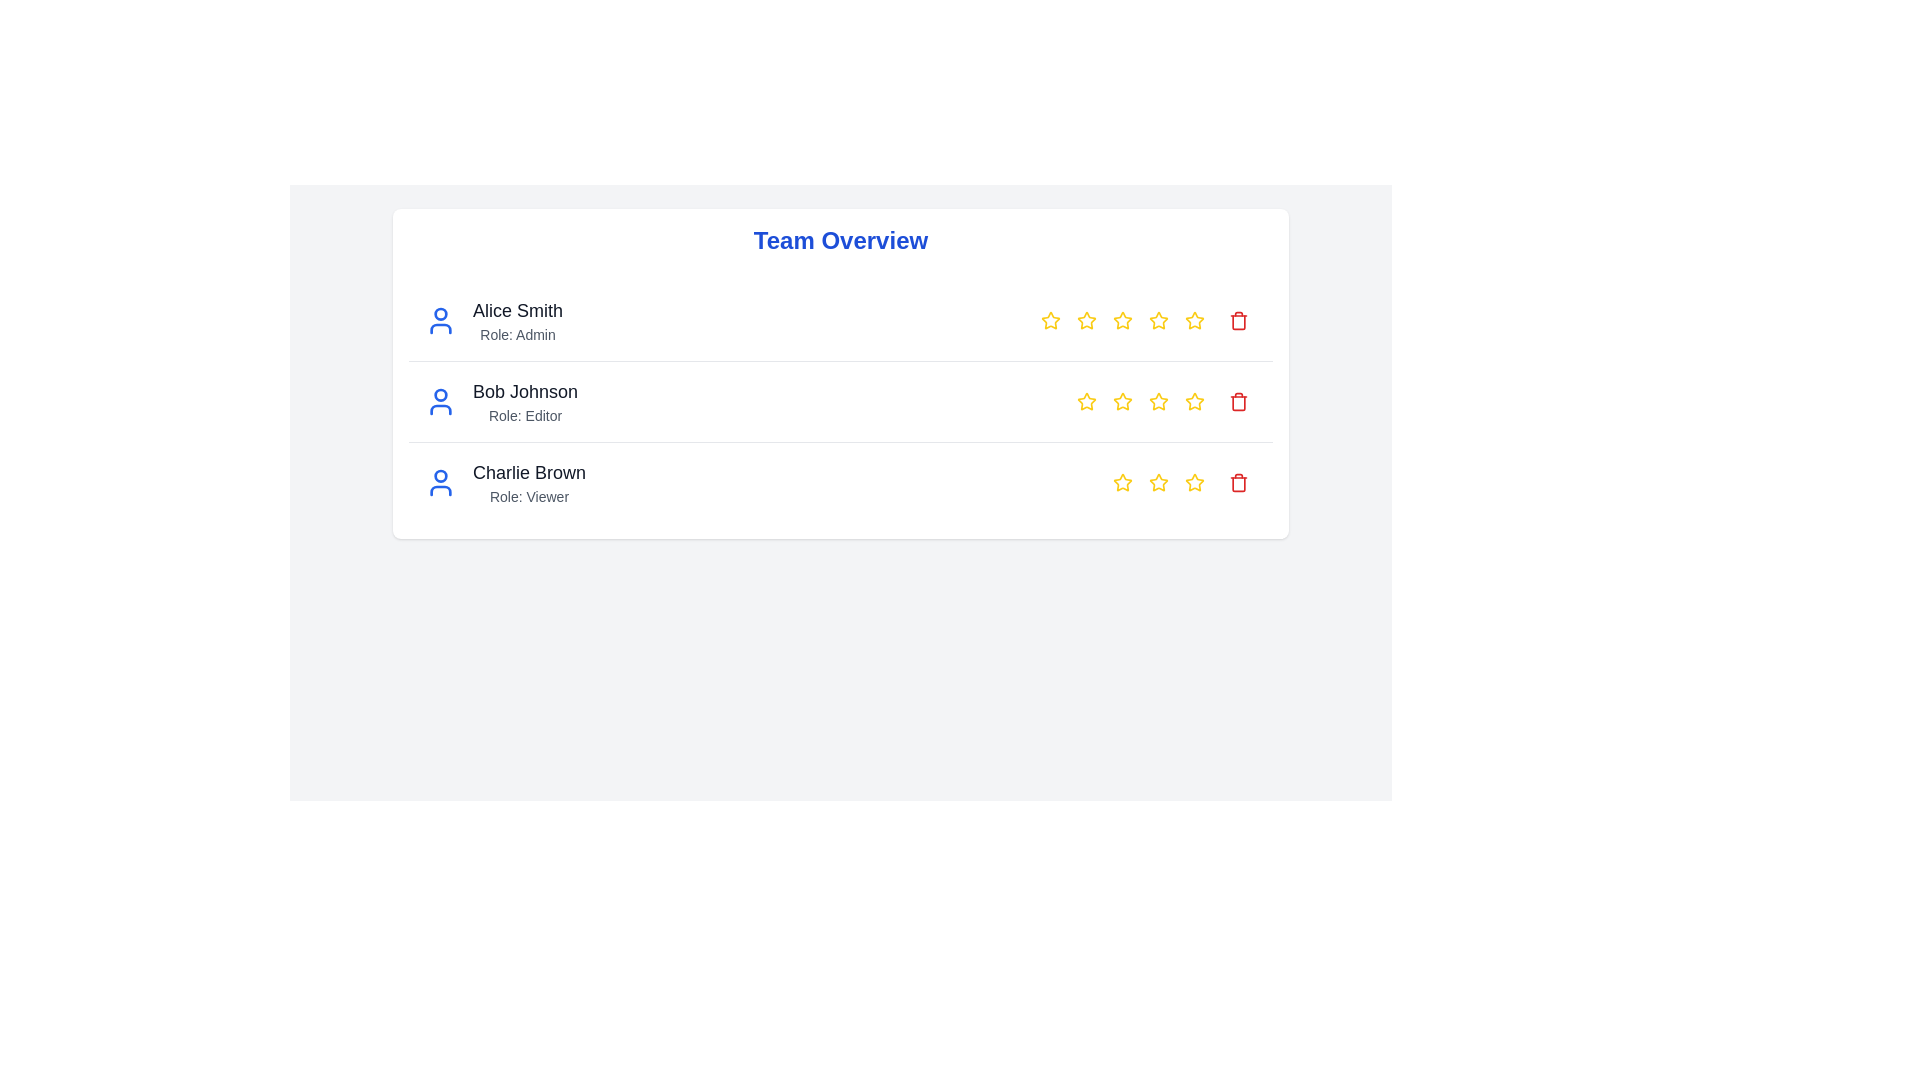 The image size is (1920, 1080). Describe the element at coordinates (1123, 401) in the screenshot. I see `the second yellow star icon in the row of rating stars associated with user 'Bob Johnson' in the 'Team Overview' section` at that location.